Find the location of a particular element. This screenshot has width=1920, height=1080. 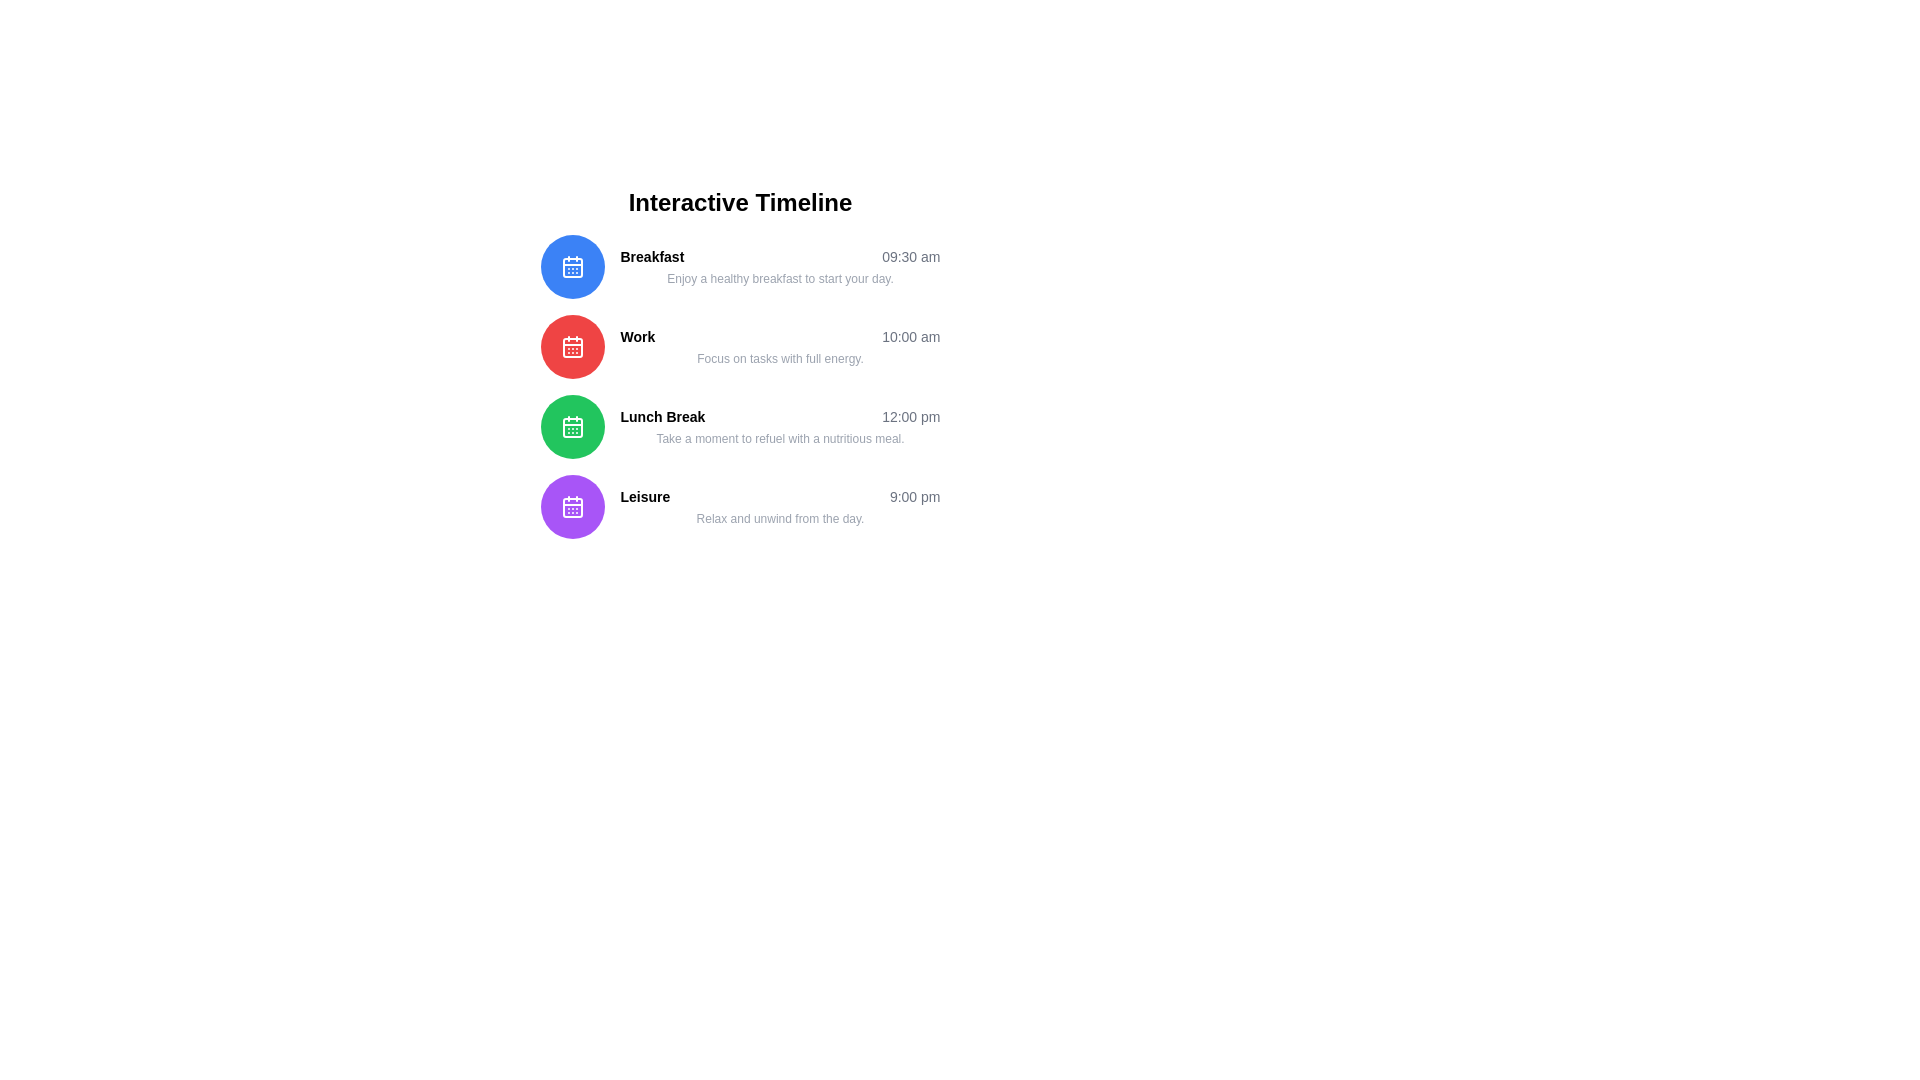

the decorative graphical element (rounded rectangle with a green background) that represents the 'Lunch Break' activity in the timeline, located in the third position from the top in the vertical list of icons is located at coordinates (571, 427).